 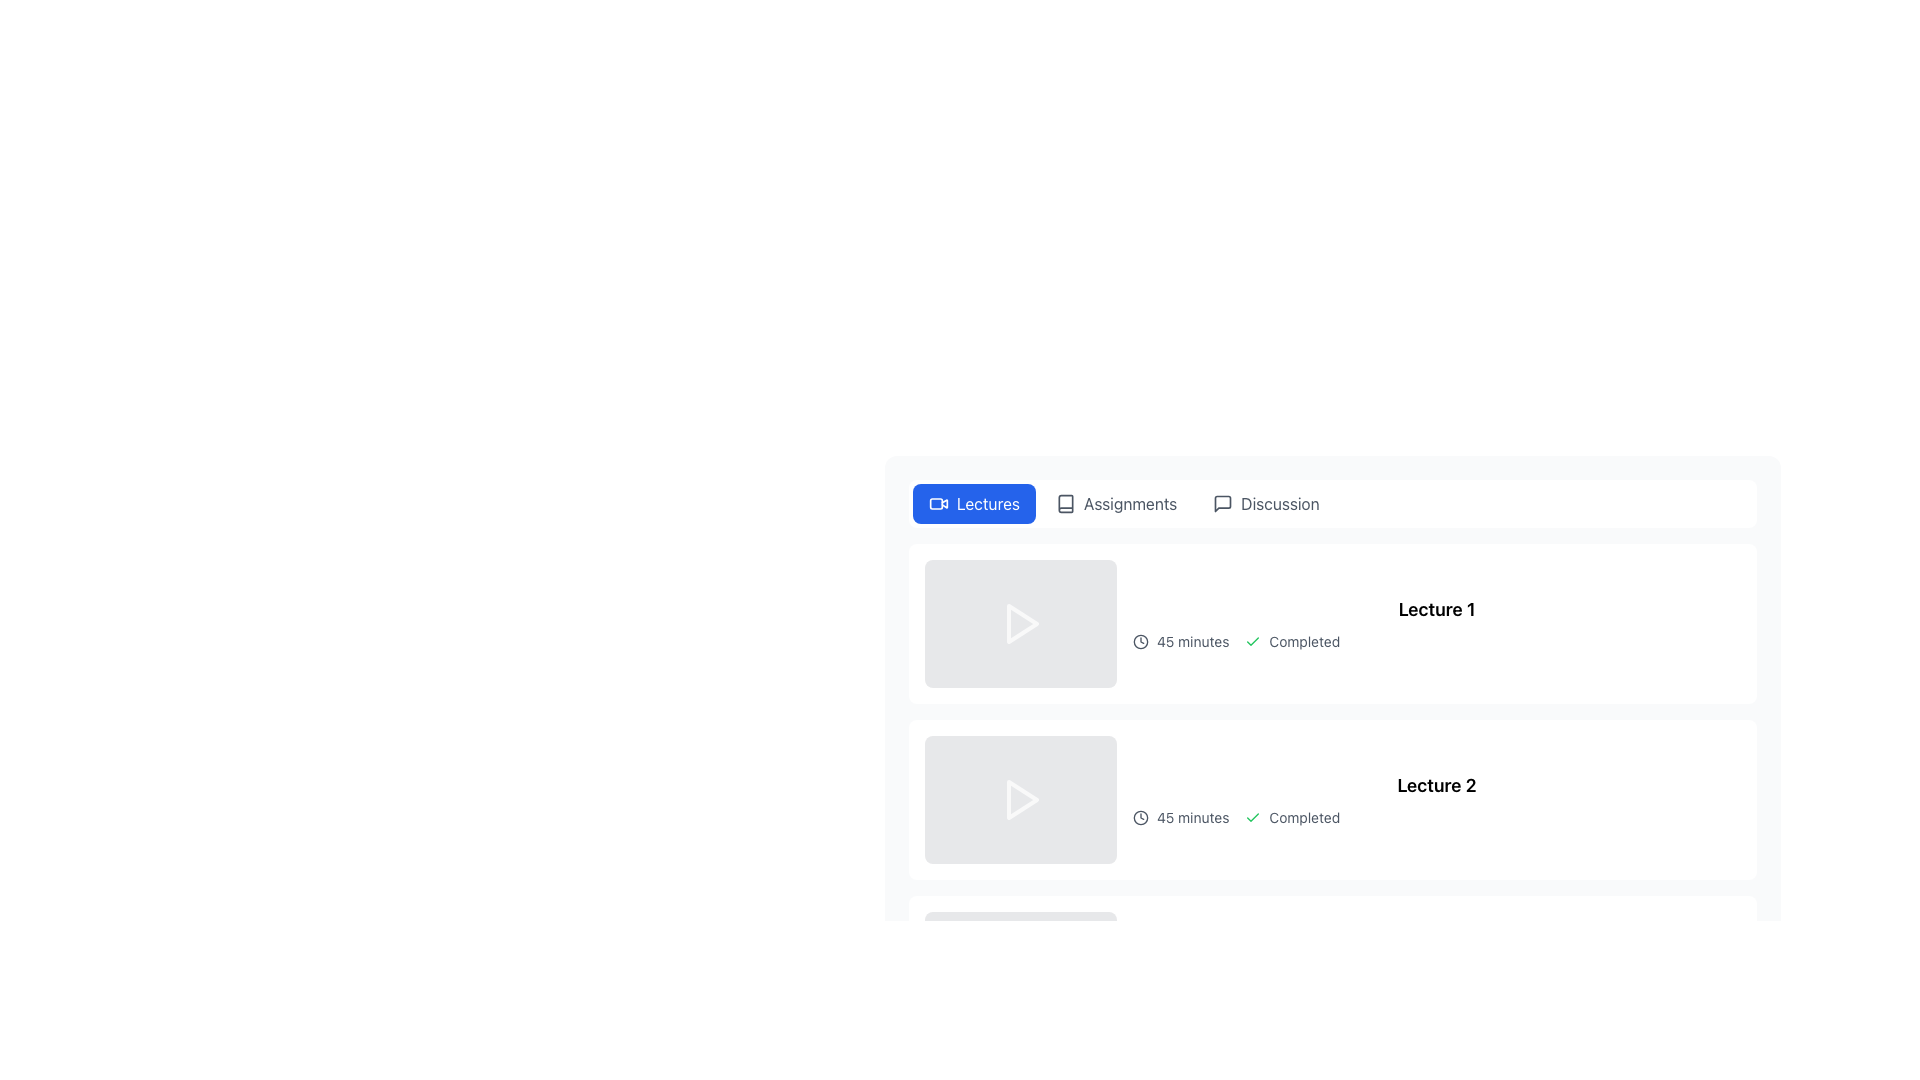 I want to click on the decorative icon indicating the purpose of the 'Lectures' button, which is related to video content, so click(x=938, y=503).